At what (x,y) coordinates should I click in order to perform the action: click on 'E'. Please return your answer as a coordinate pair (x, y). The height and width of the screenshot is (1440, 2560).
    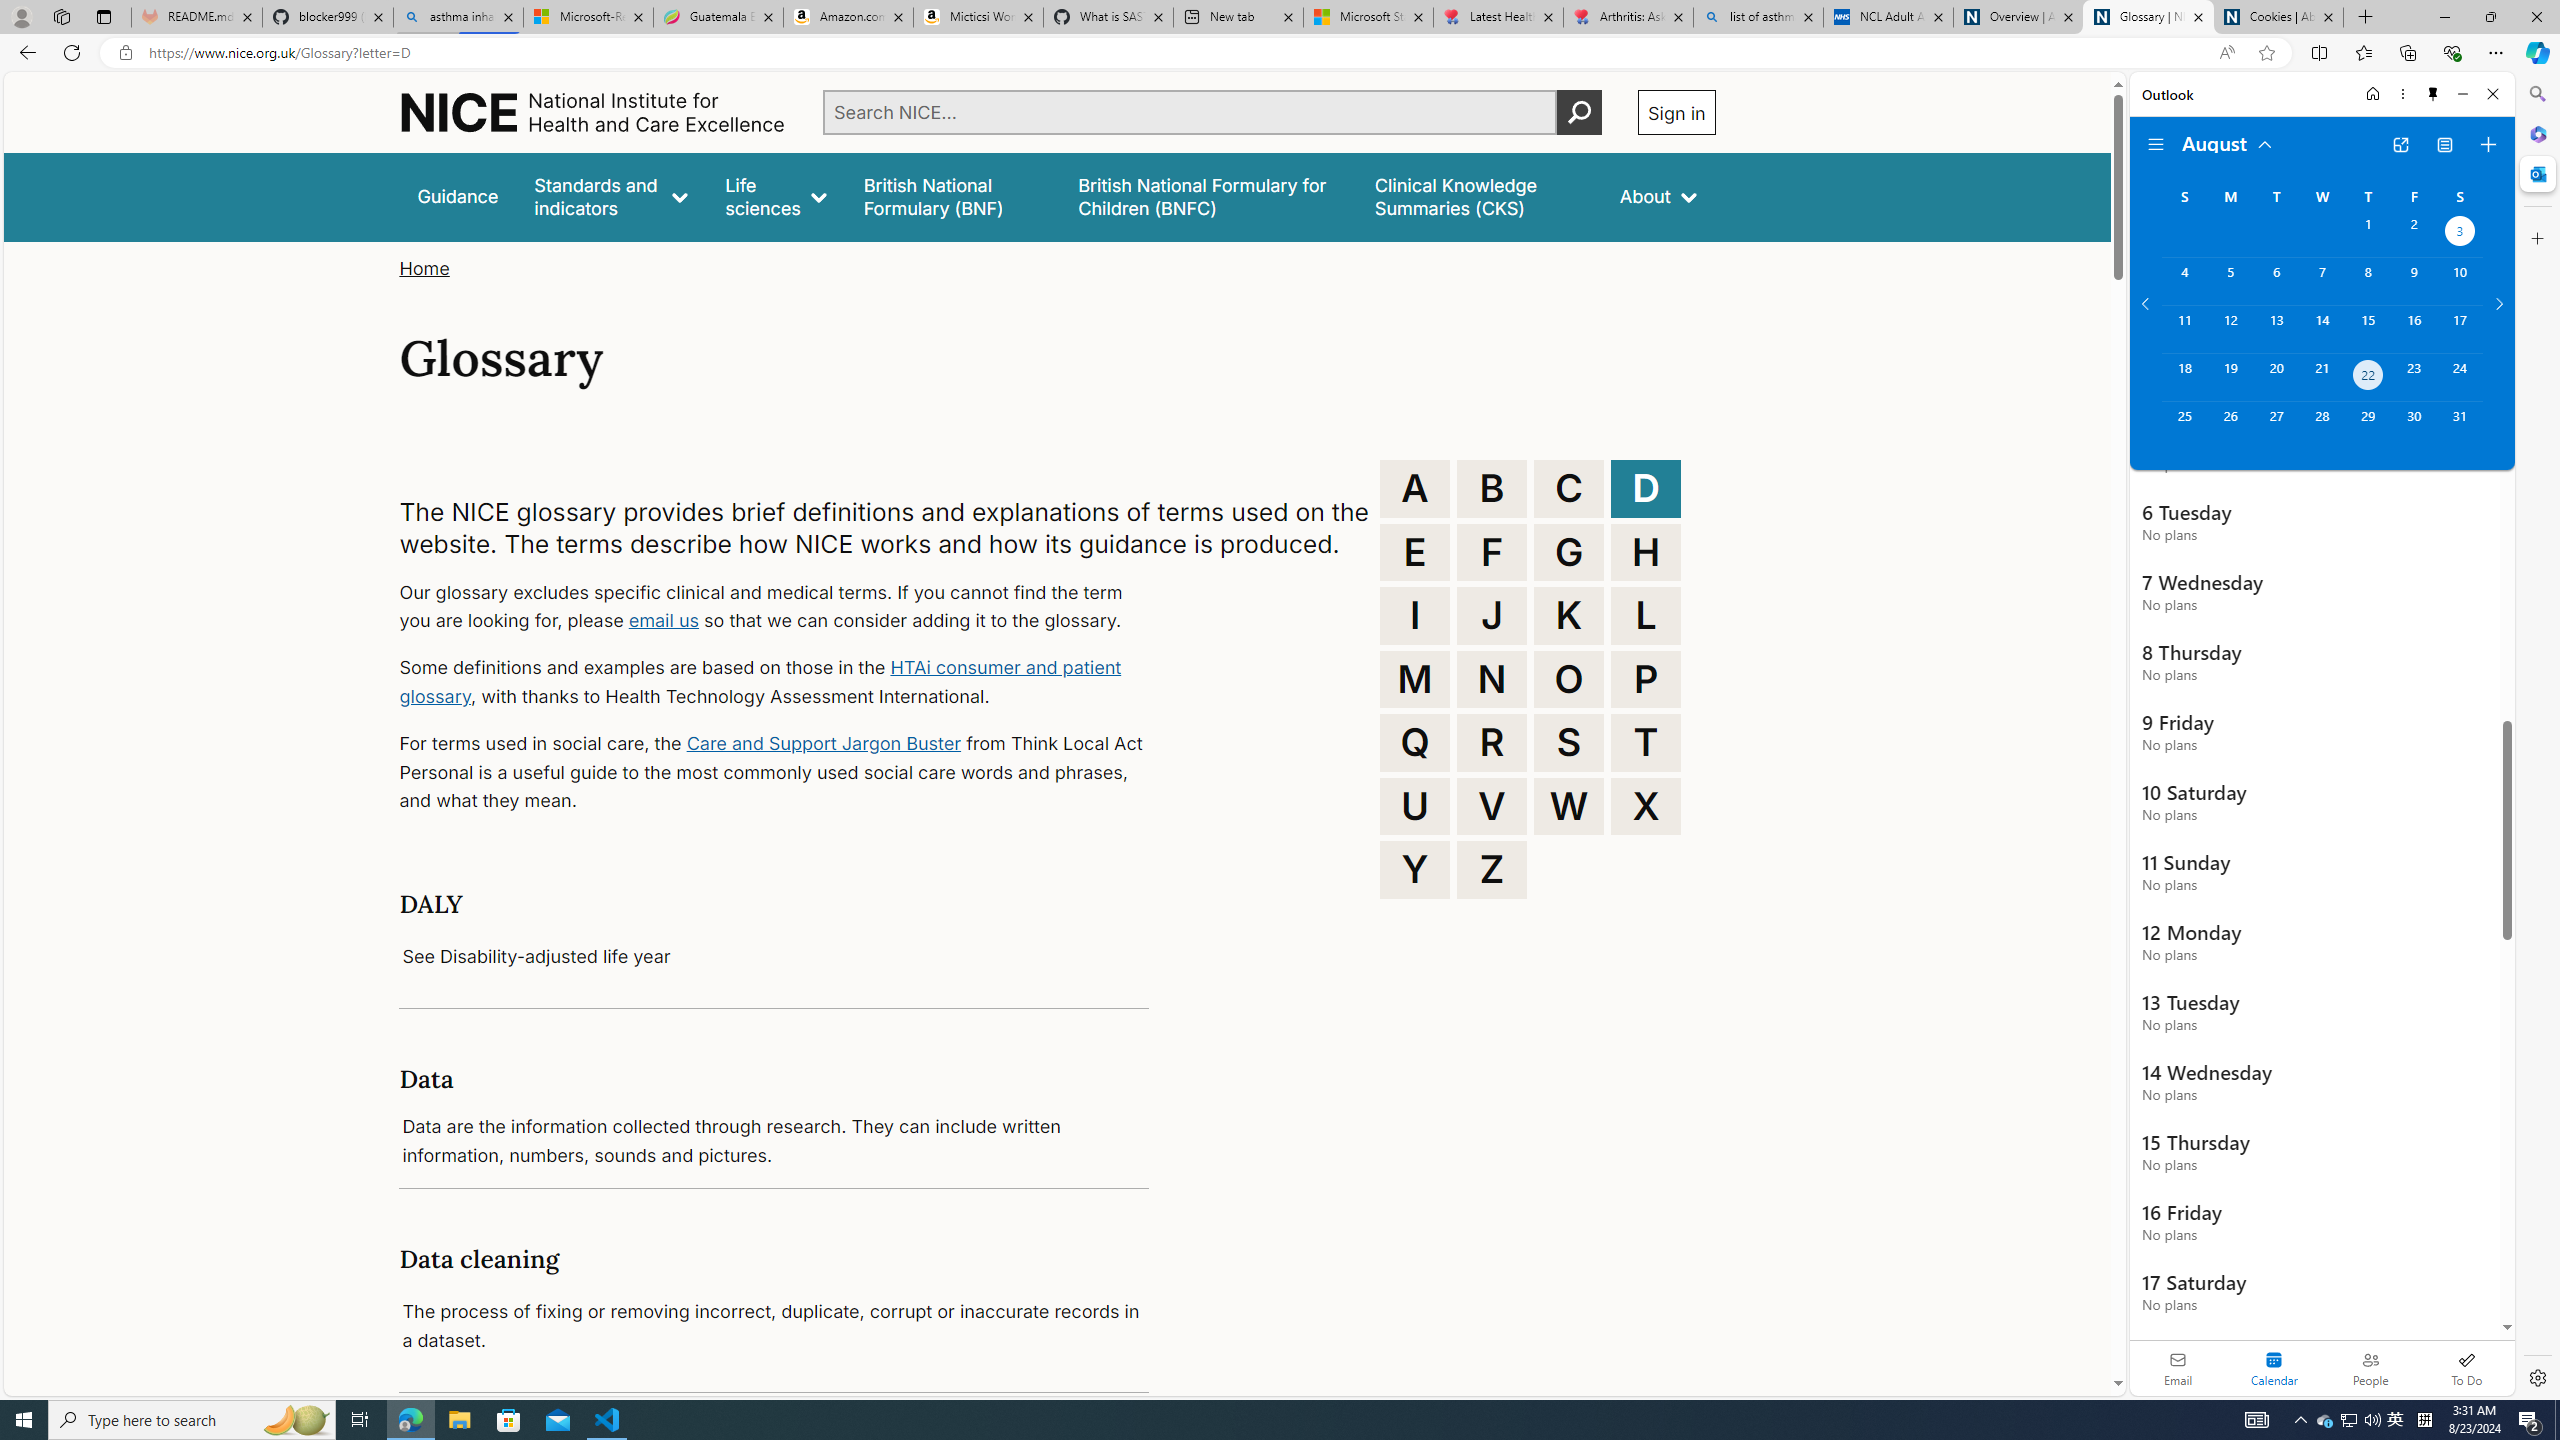
    Looking at the image, I should click on (1414, 551).